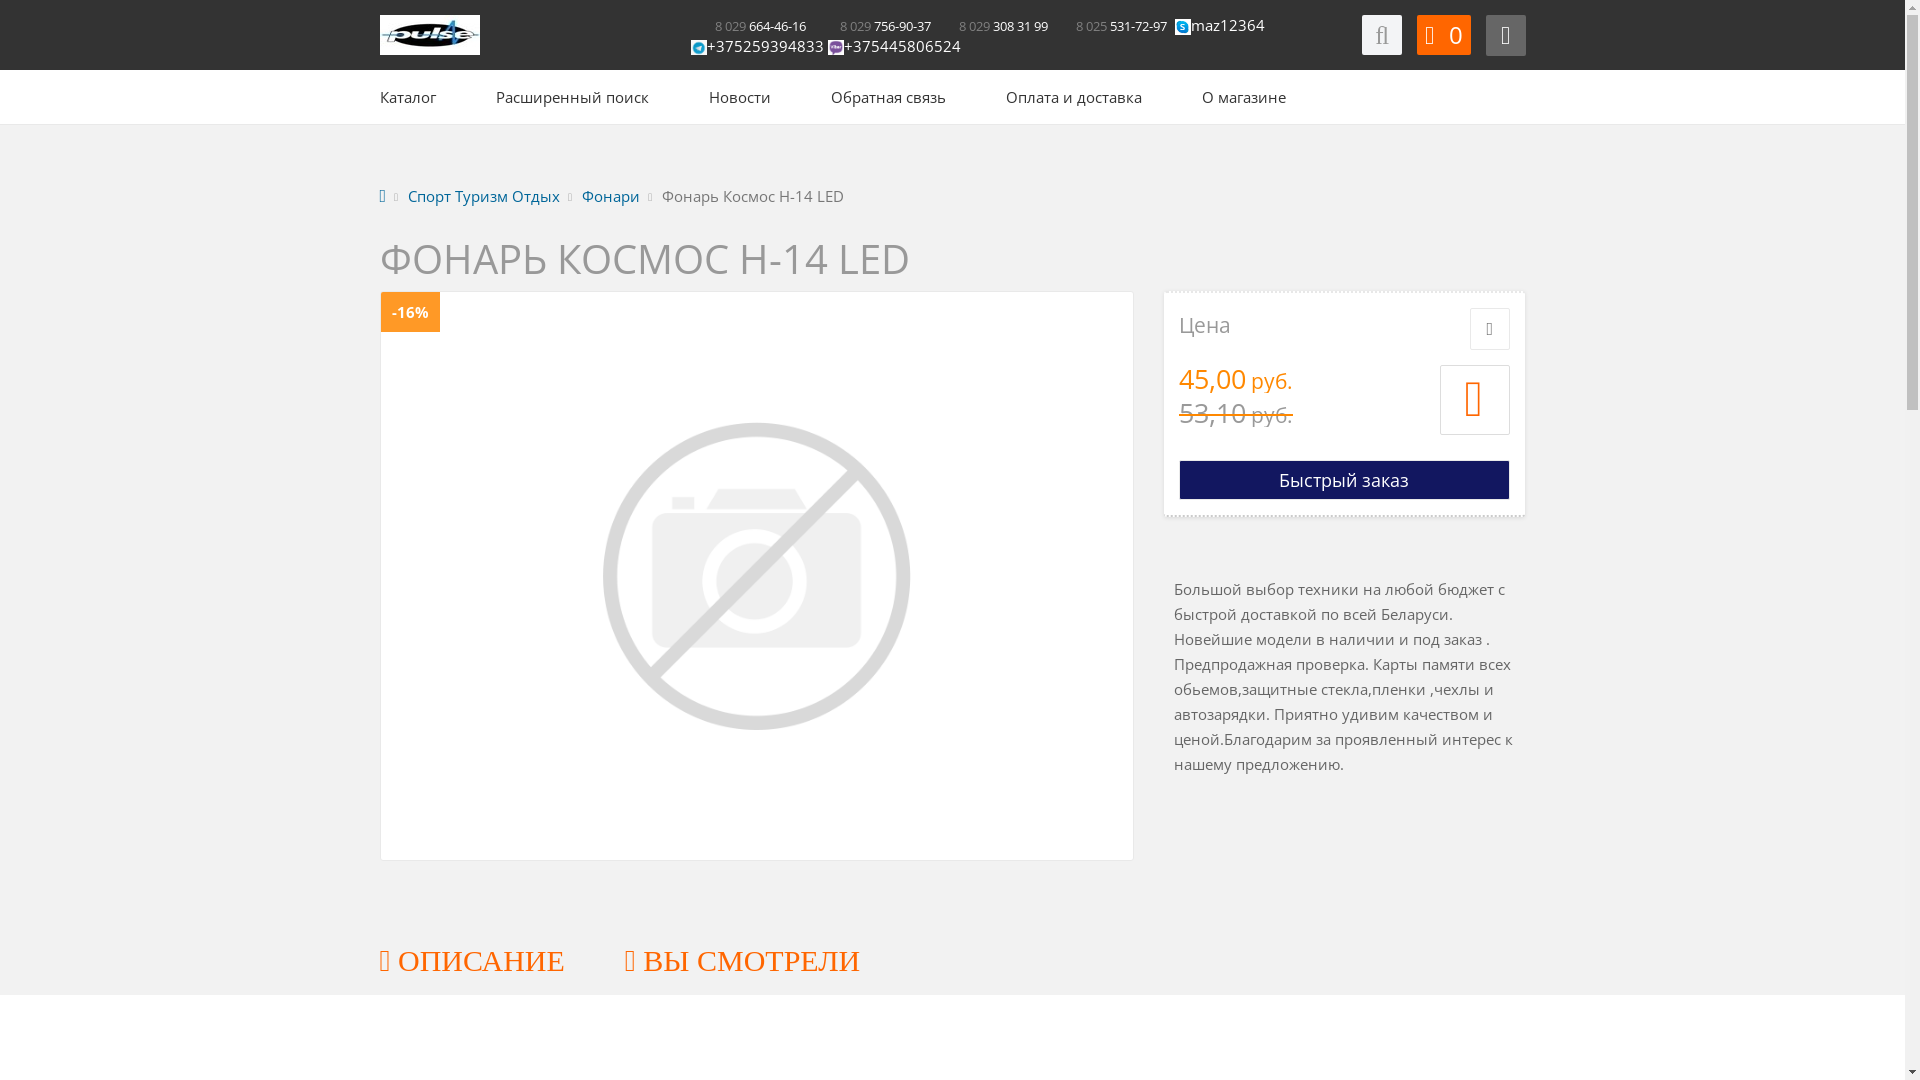 The image size is (1920, 1080). What do you see at coordinates (873, 24) in the screenshot?
I see `'8 029 756-90-37'` at bounding box center [873, 24].